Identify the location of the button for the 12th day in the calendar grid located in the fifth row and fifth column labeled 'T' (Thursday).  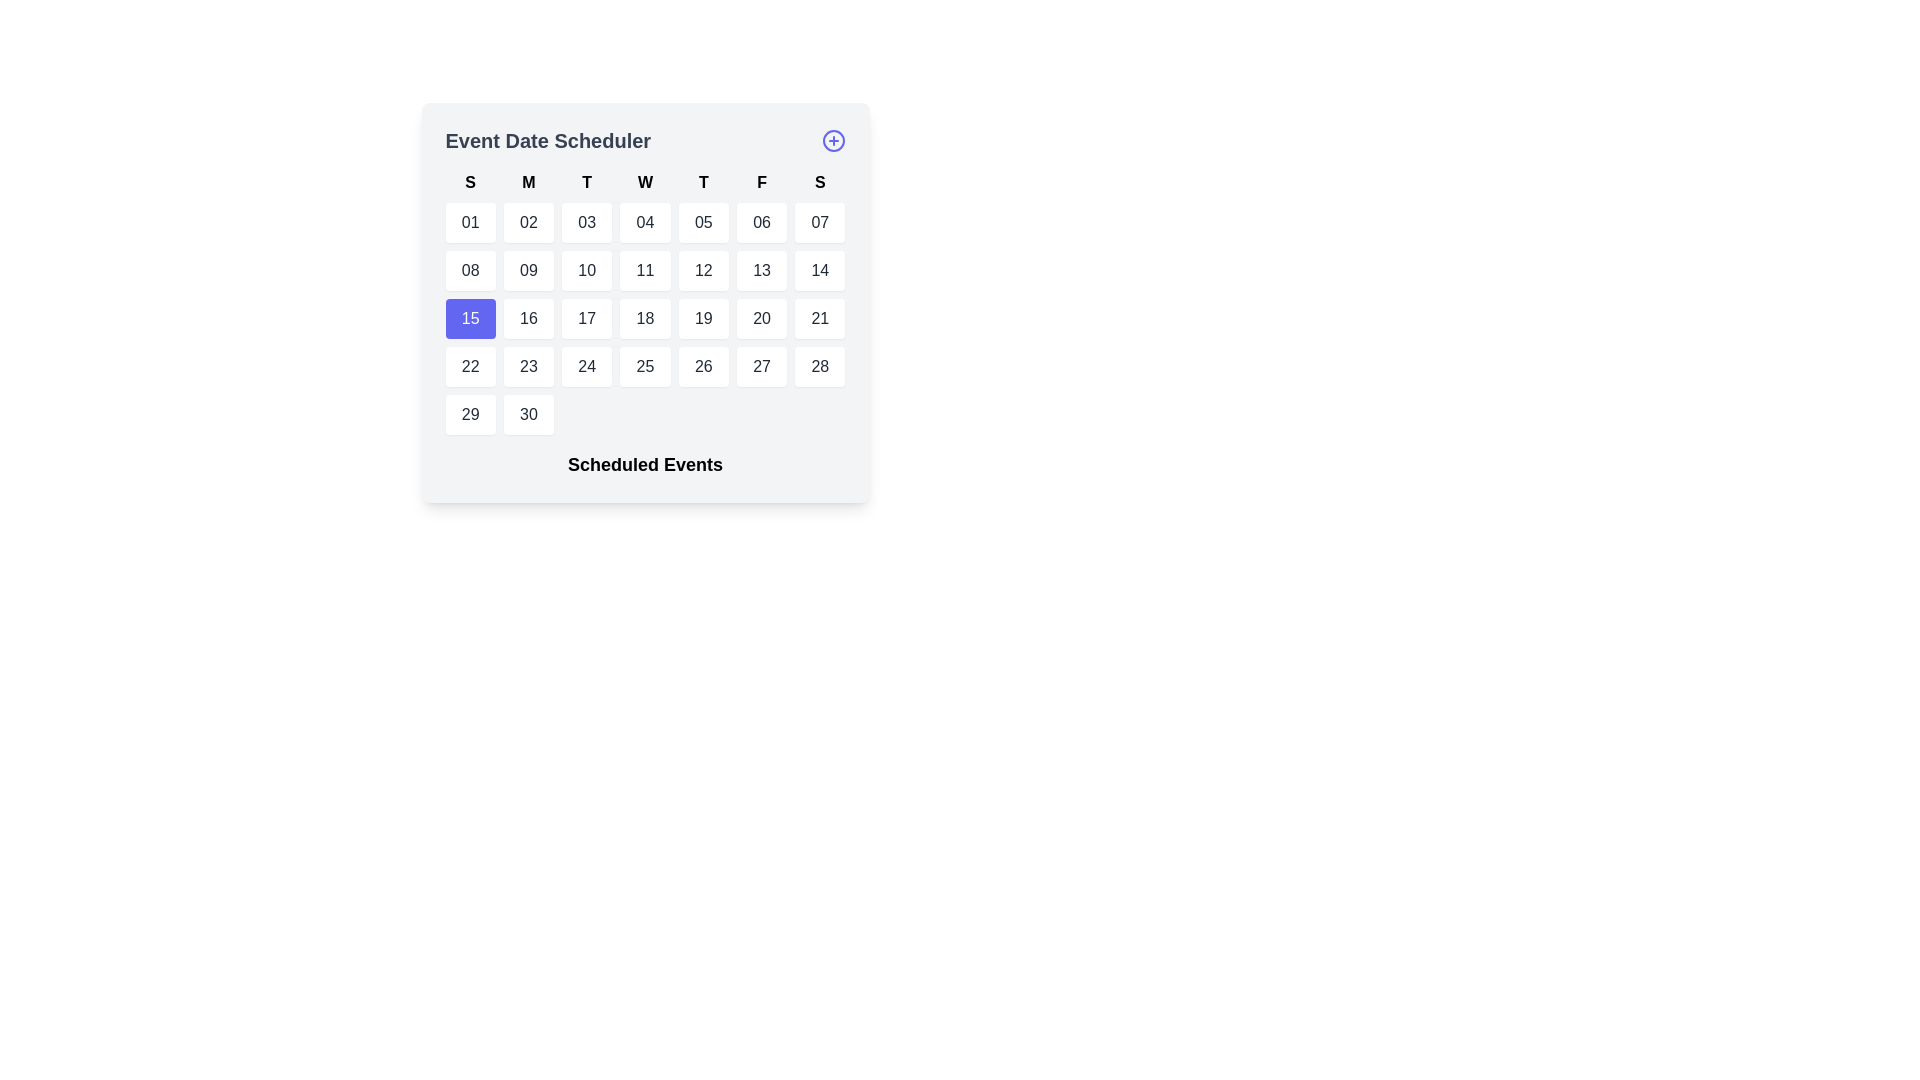
(703, 270).